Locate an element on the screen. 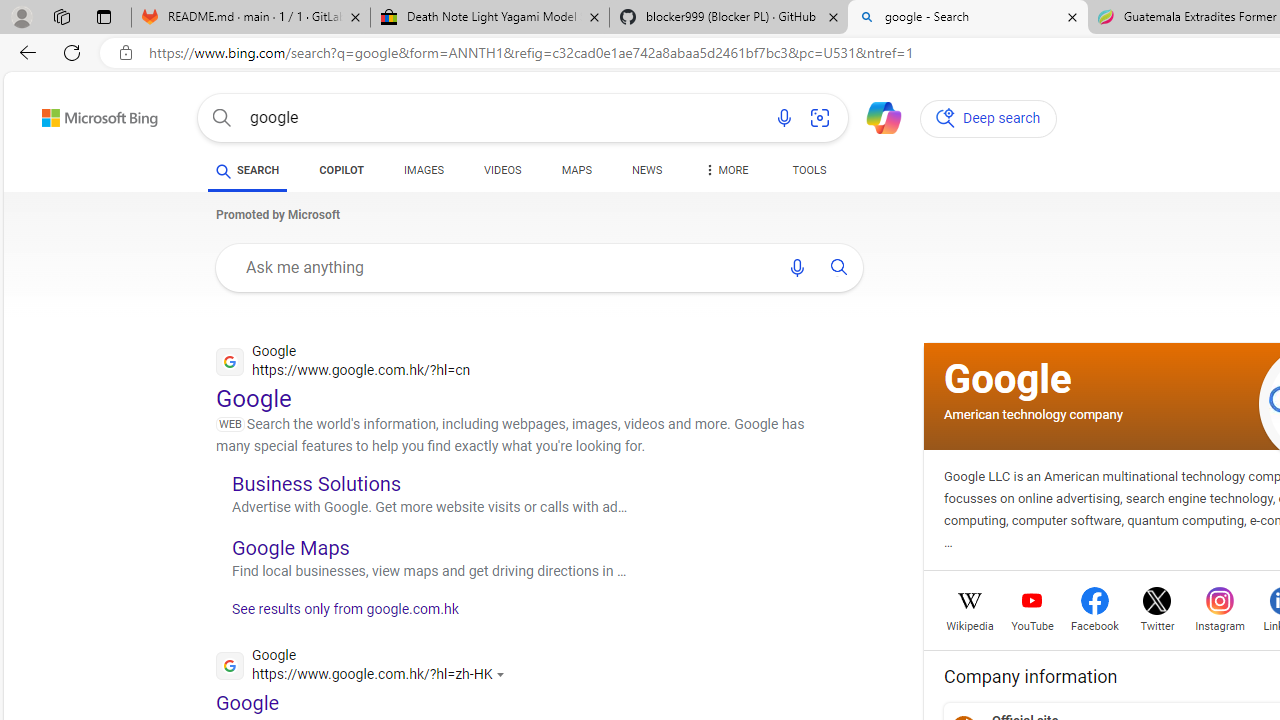 The height and width of the screenshot is (720, 1280). 'NEWS' is located at coordinates (647, 170).